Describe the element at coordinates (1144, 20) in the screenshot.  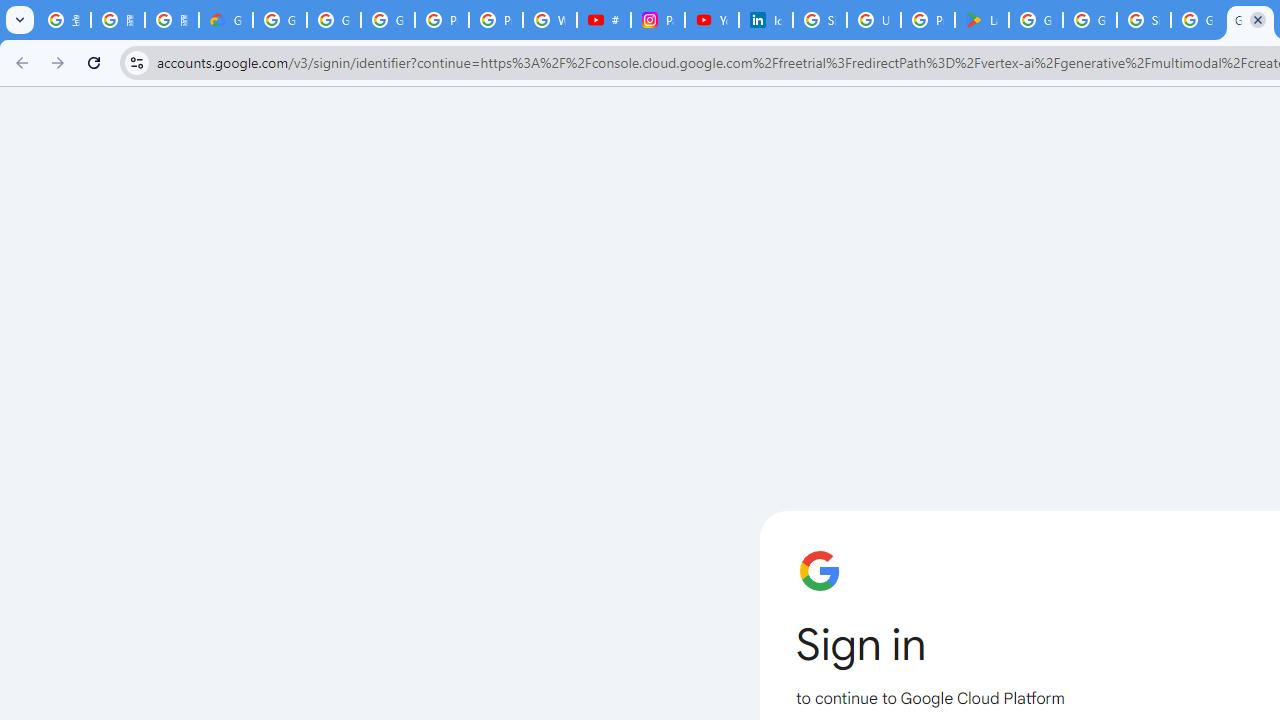
I see `'Sign in - Google Accounts'` at that location.